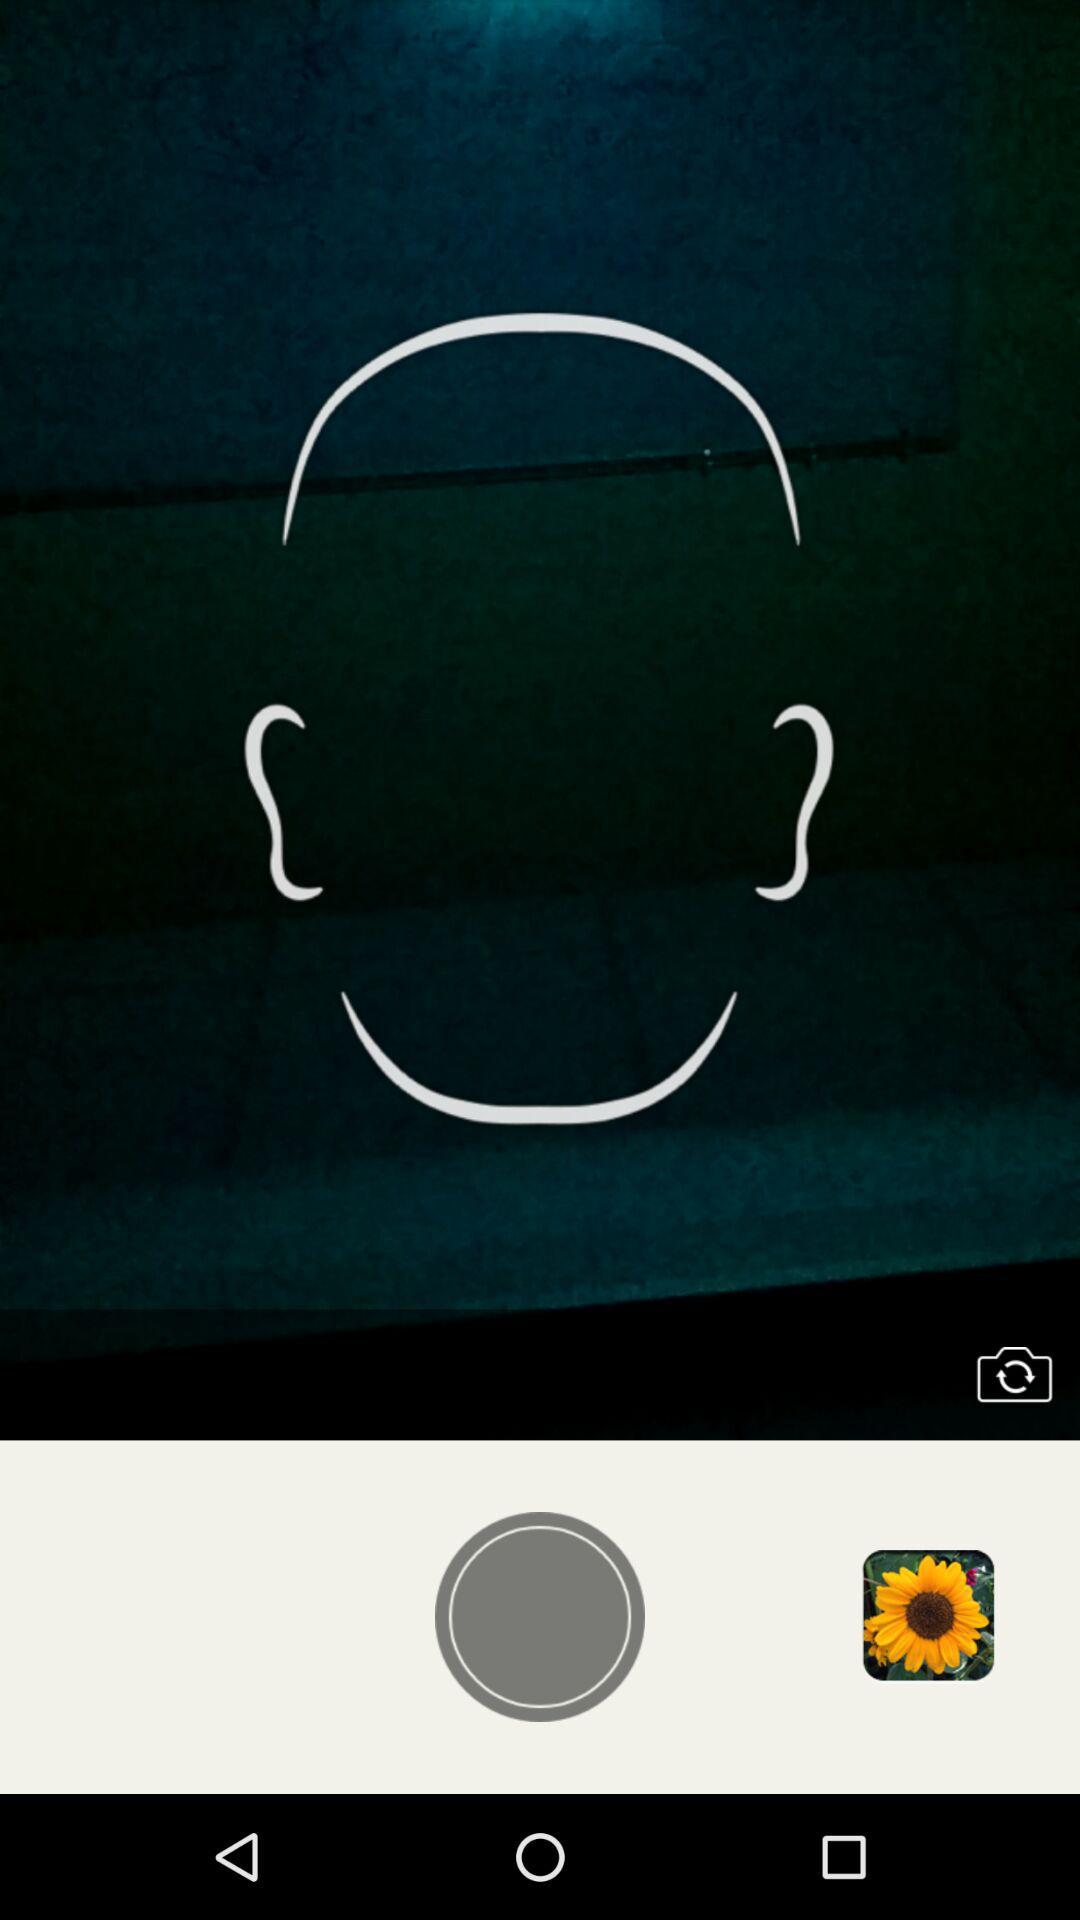 This screenshot has height=1920, width=1080. Describe the element at coordinates (1014, 1471) in the screenshot. I see `the photo icon` at that location.